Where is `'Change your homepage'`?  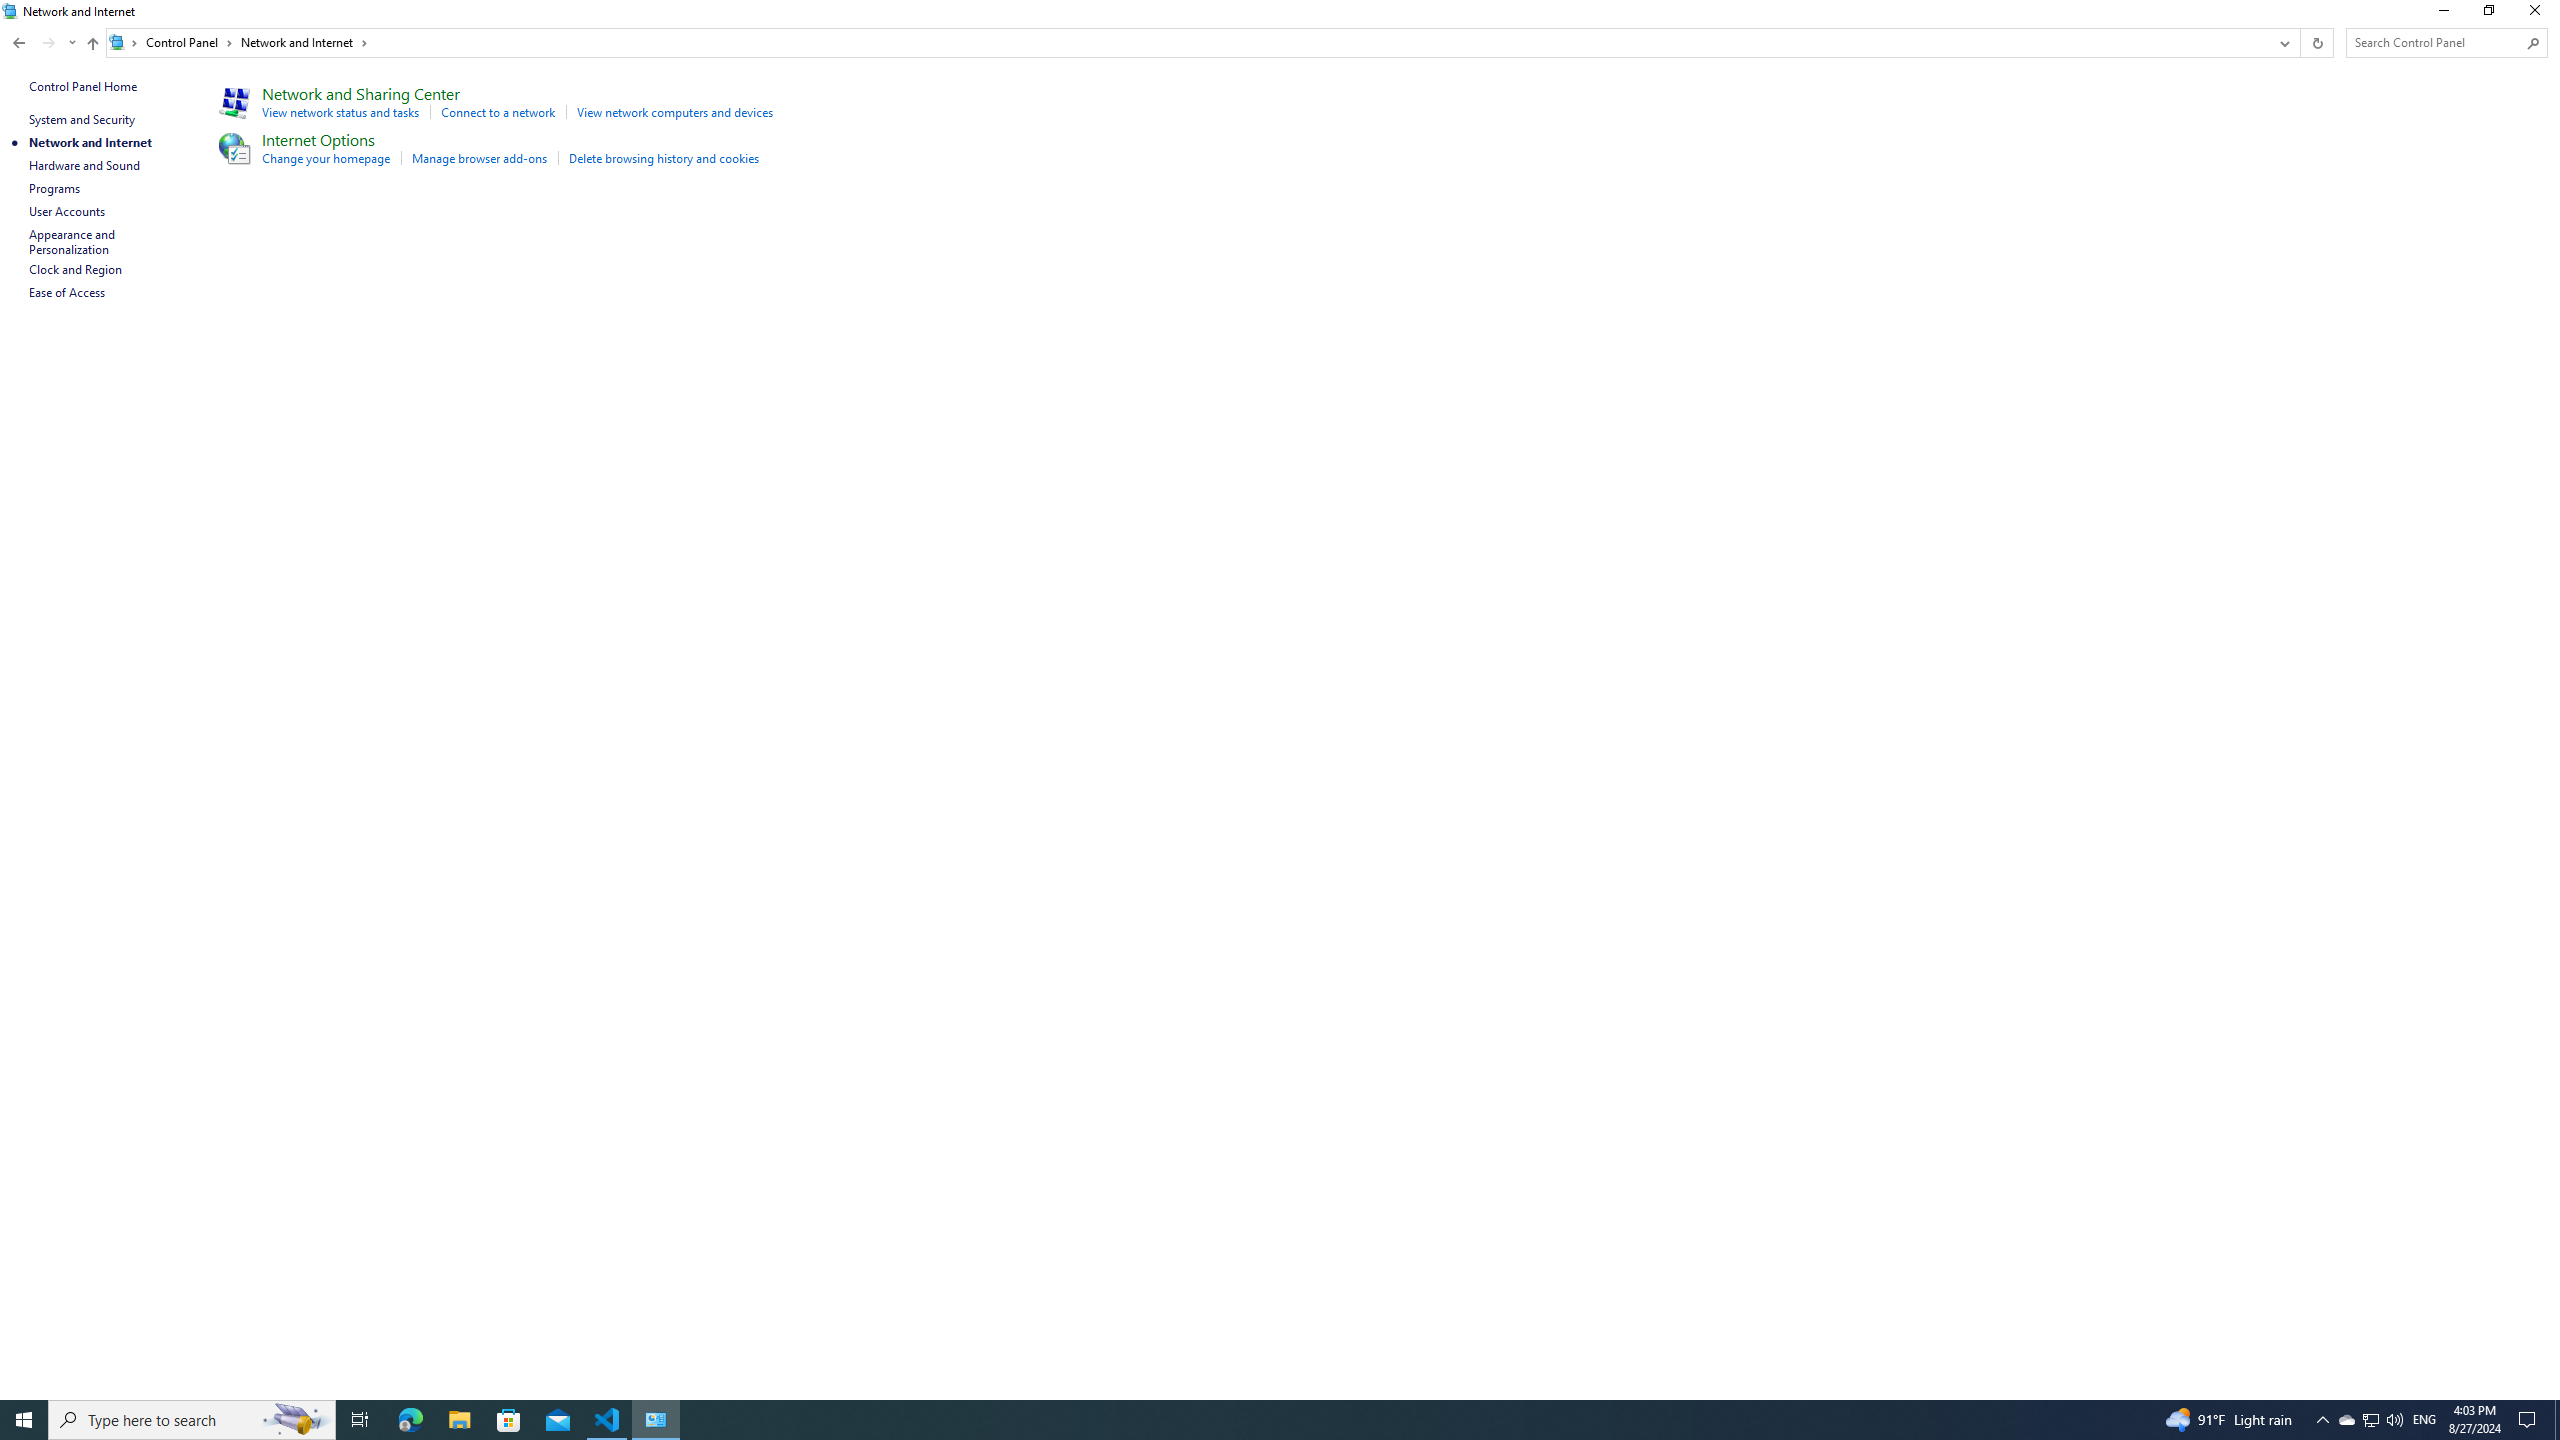
'Change your homepage' is located at coordinates (326, 157).